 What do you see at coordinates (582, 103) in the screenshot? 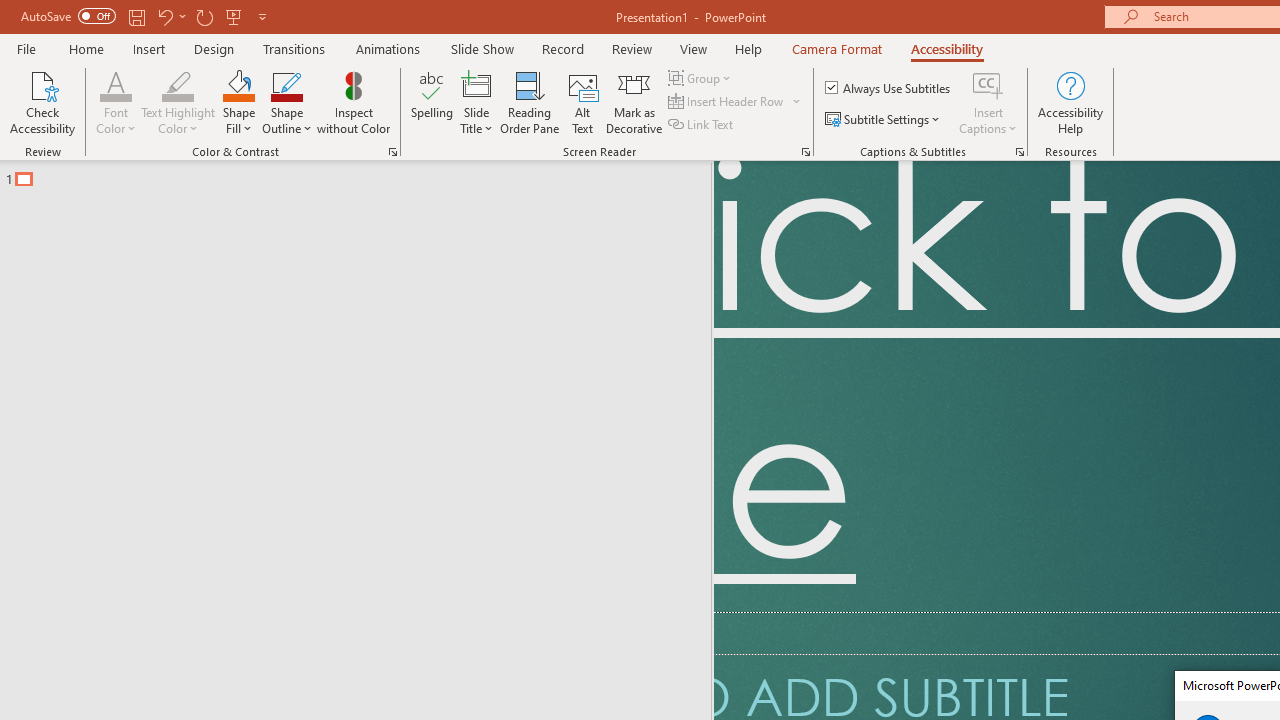
I see `'Alt Text'` at bounding box center [582, 103].